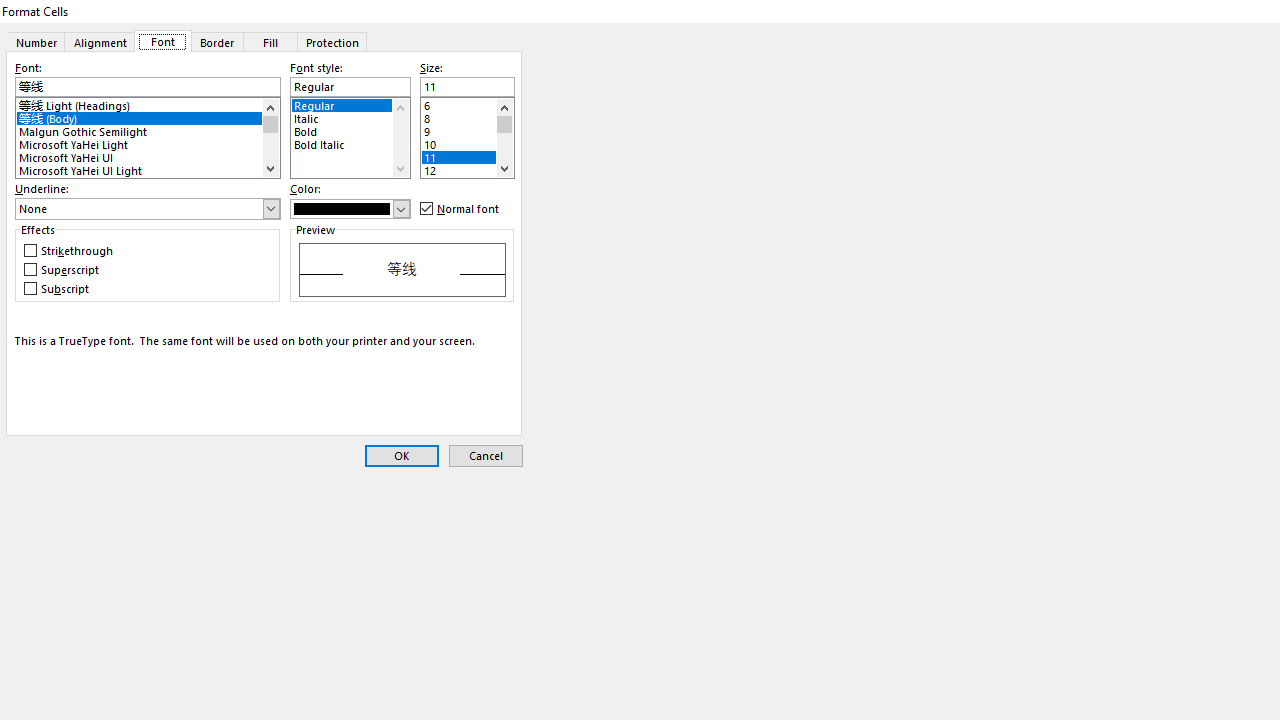 This screenshot has width=1280, height=720. Describe the element at coordinates (350, 86) in the screenshot. I see `'Font style:'` at that location.